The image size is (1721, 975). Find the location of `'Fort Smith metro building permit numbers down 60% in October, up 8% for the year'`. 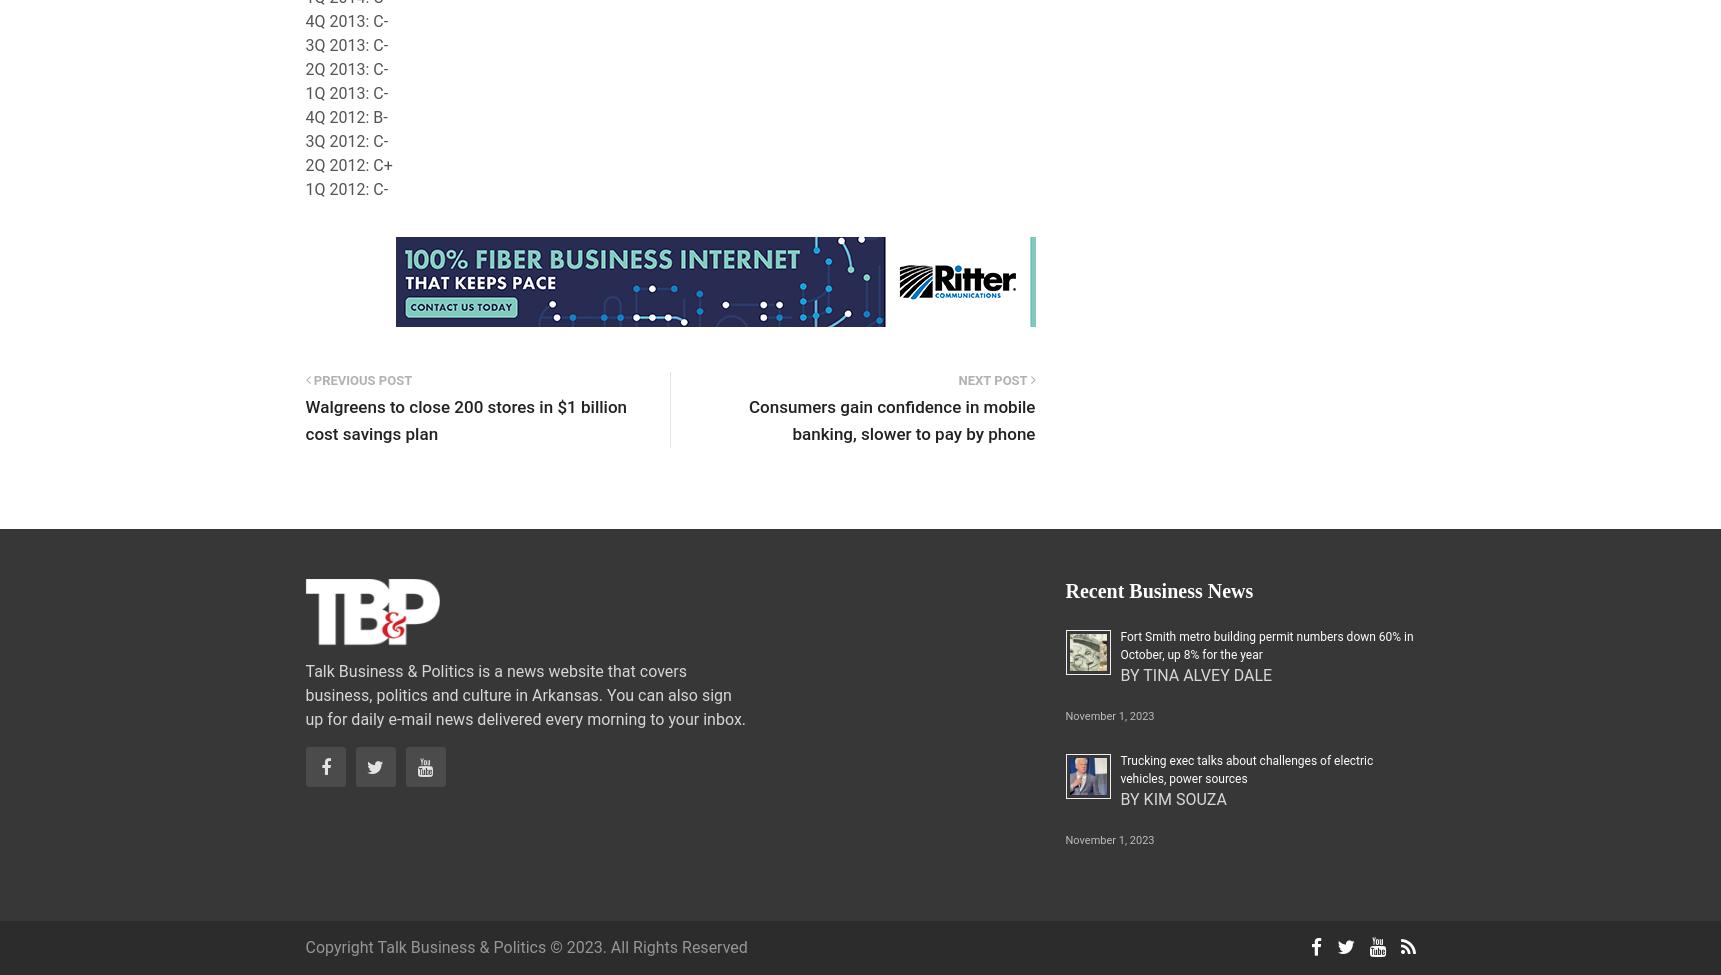

'Fort Smith metro building permit numbers down 60% in October, up 8% for the year' is located at coordinates (1266, 646).